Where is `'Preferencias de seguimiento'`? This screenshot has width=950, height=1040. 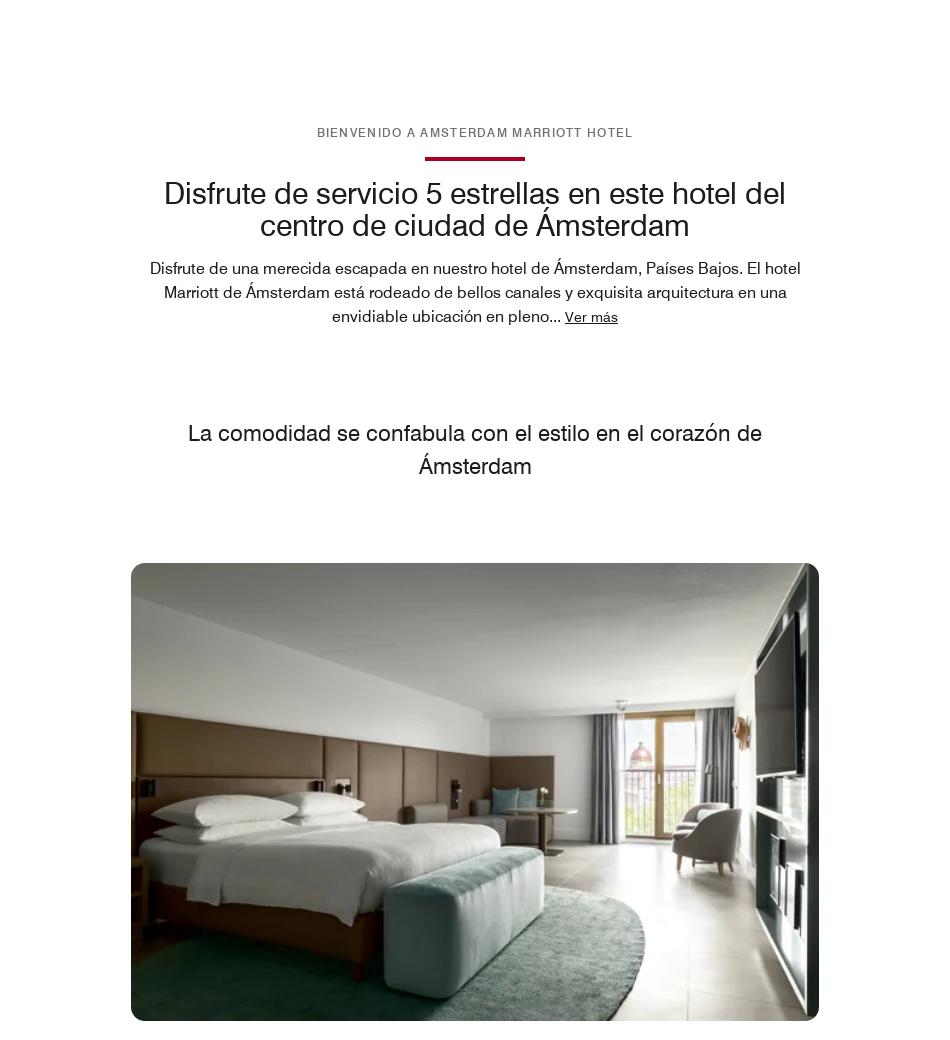
'Preferencias de seguimiento' is located at coordinates (538, 533).